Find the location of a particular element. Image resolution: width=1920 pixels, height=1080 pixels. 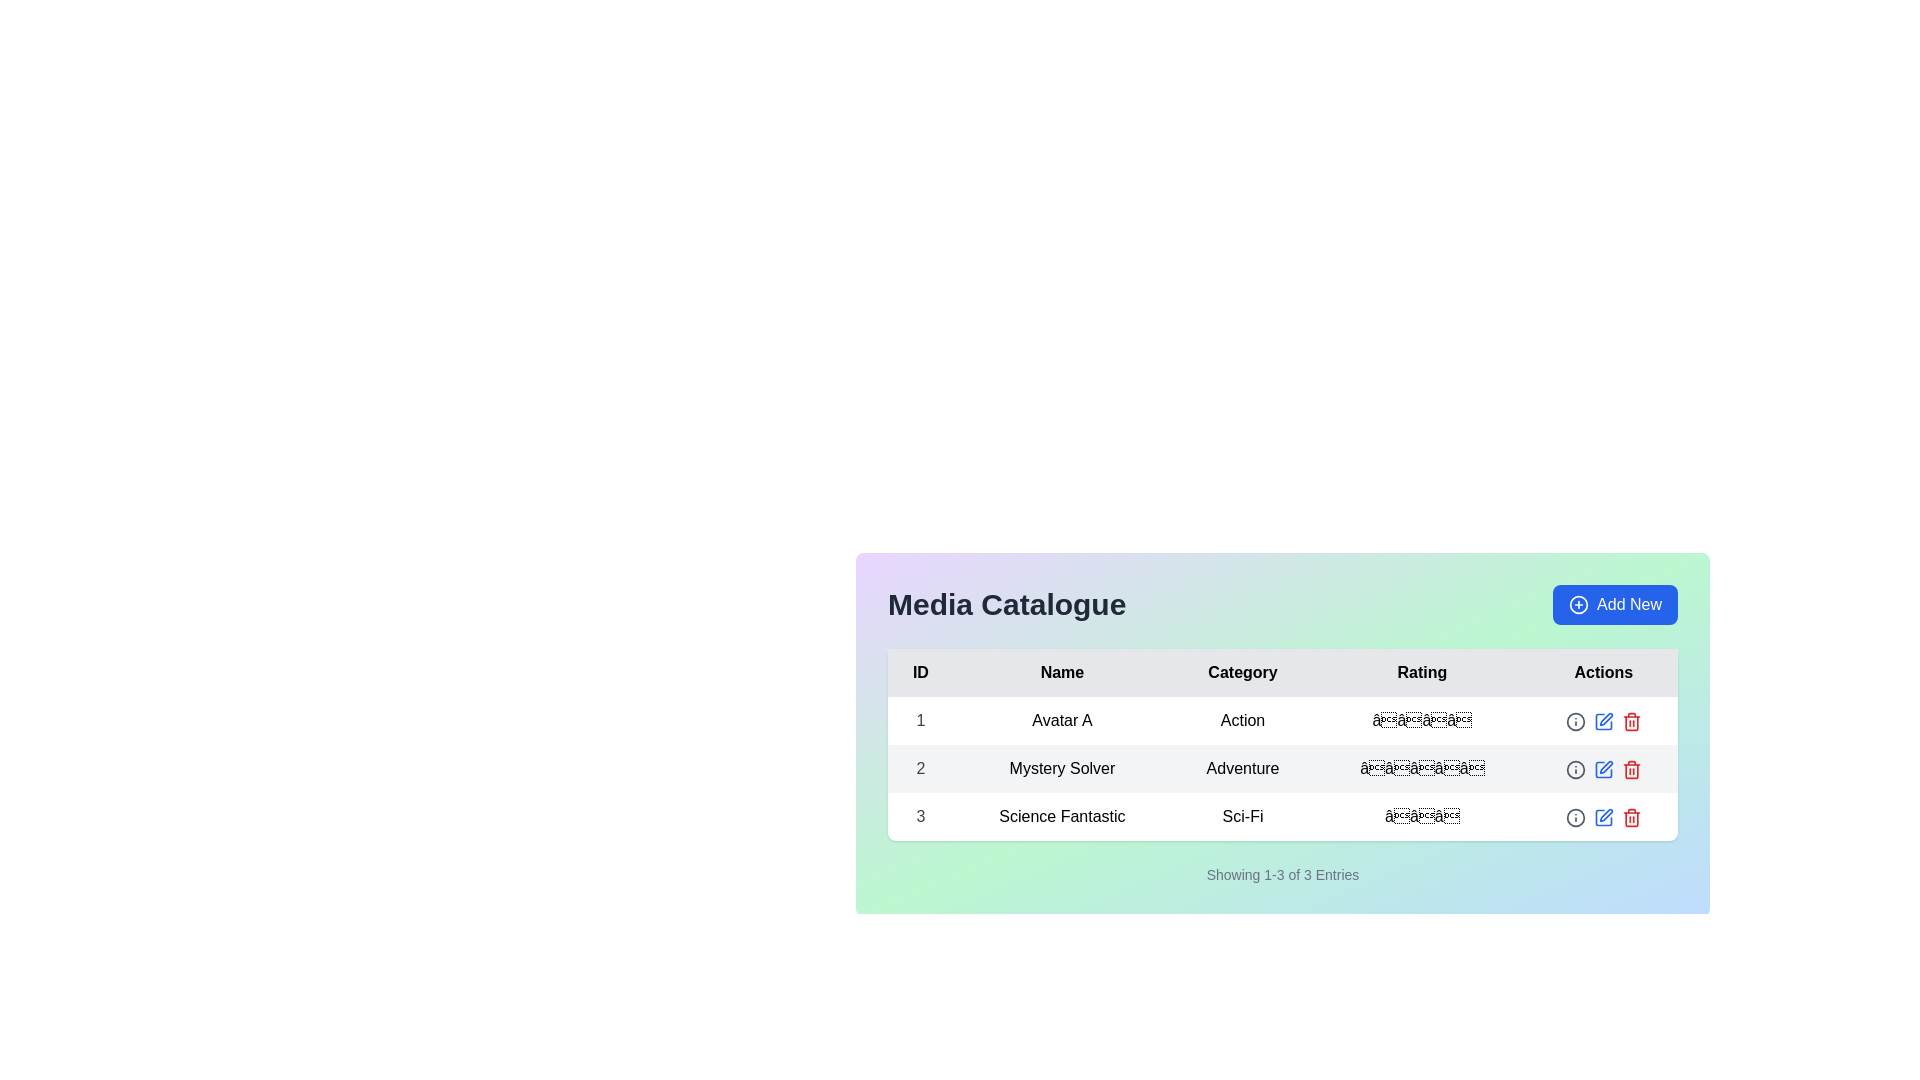

the information button located in the 'Actions' column of the second row in the table is located at coordinates (1574, 767).